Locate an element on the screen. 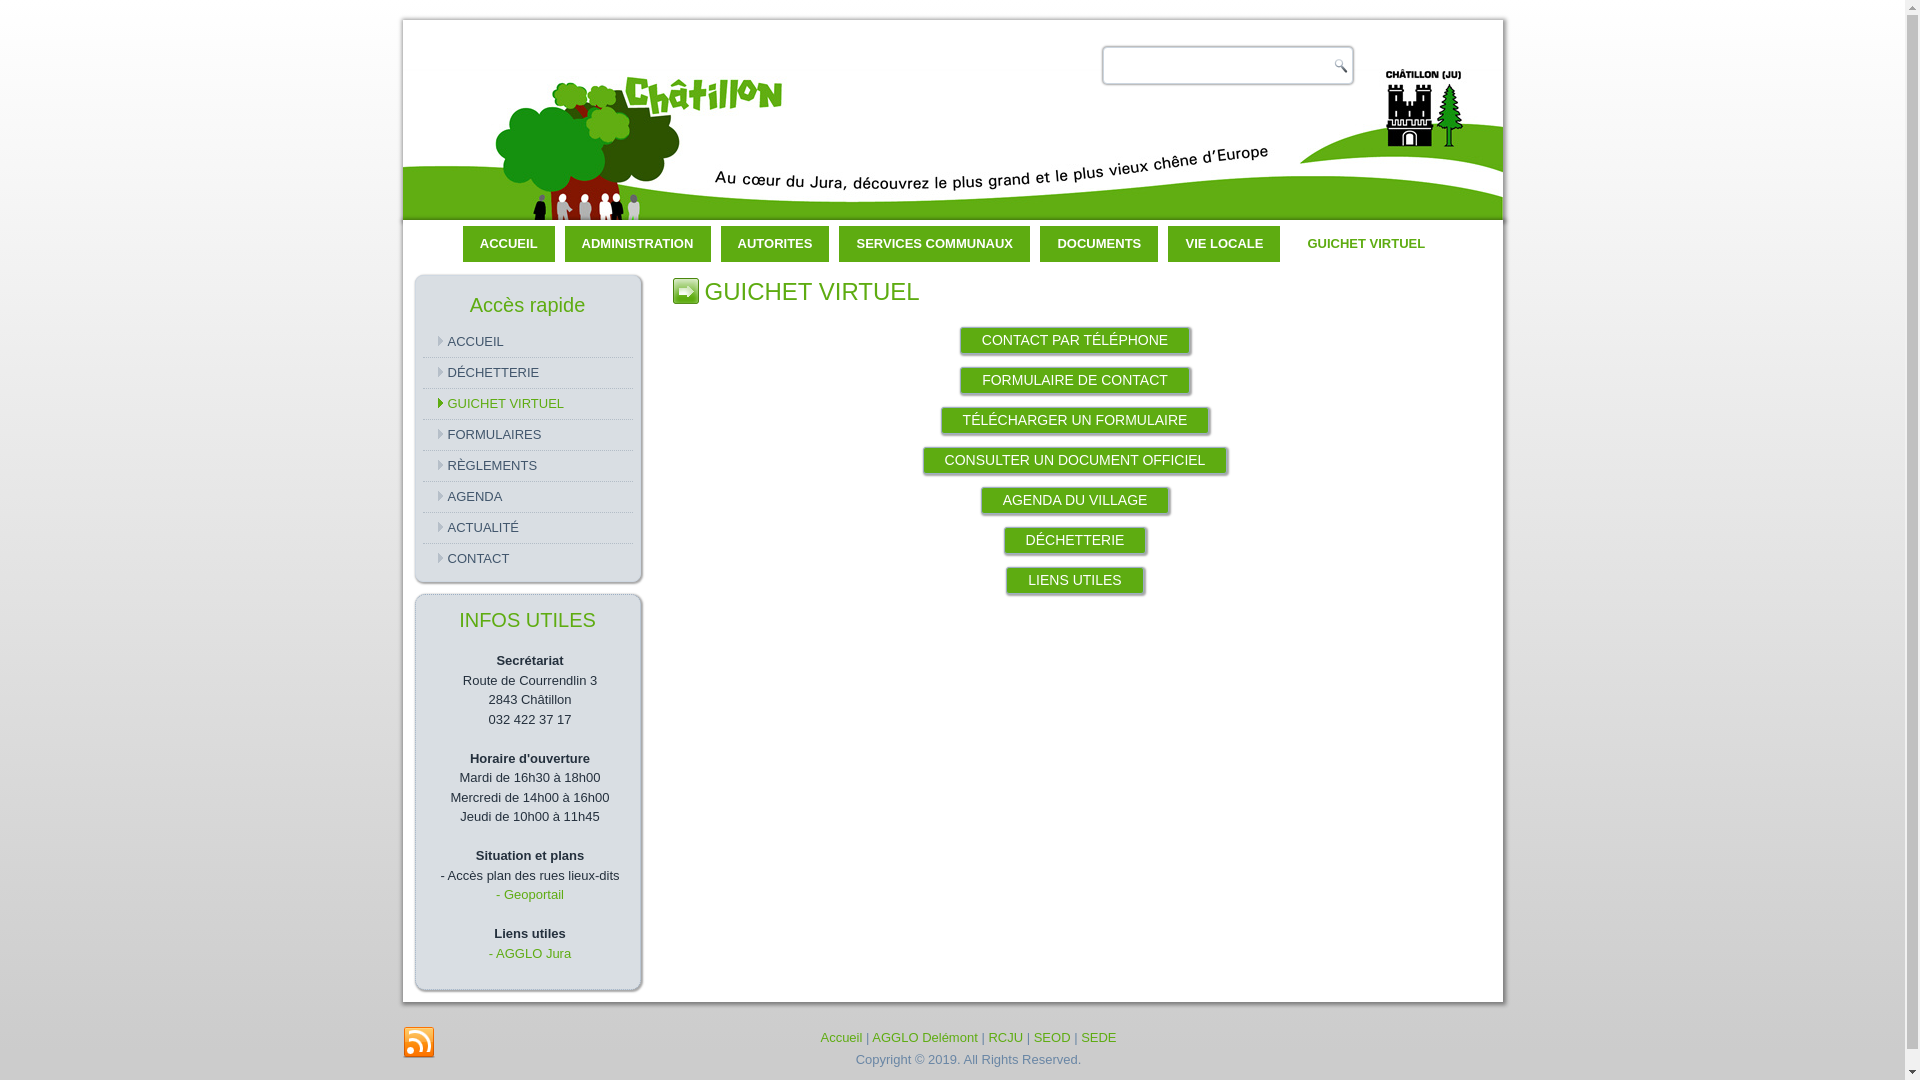 This screenshot has width=1920, height=1080. 'GUICHET VIRTUEL' is located at coordinates (527, 404).